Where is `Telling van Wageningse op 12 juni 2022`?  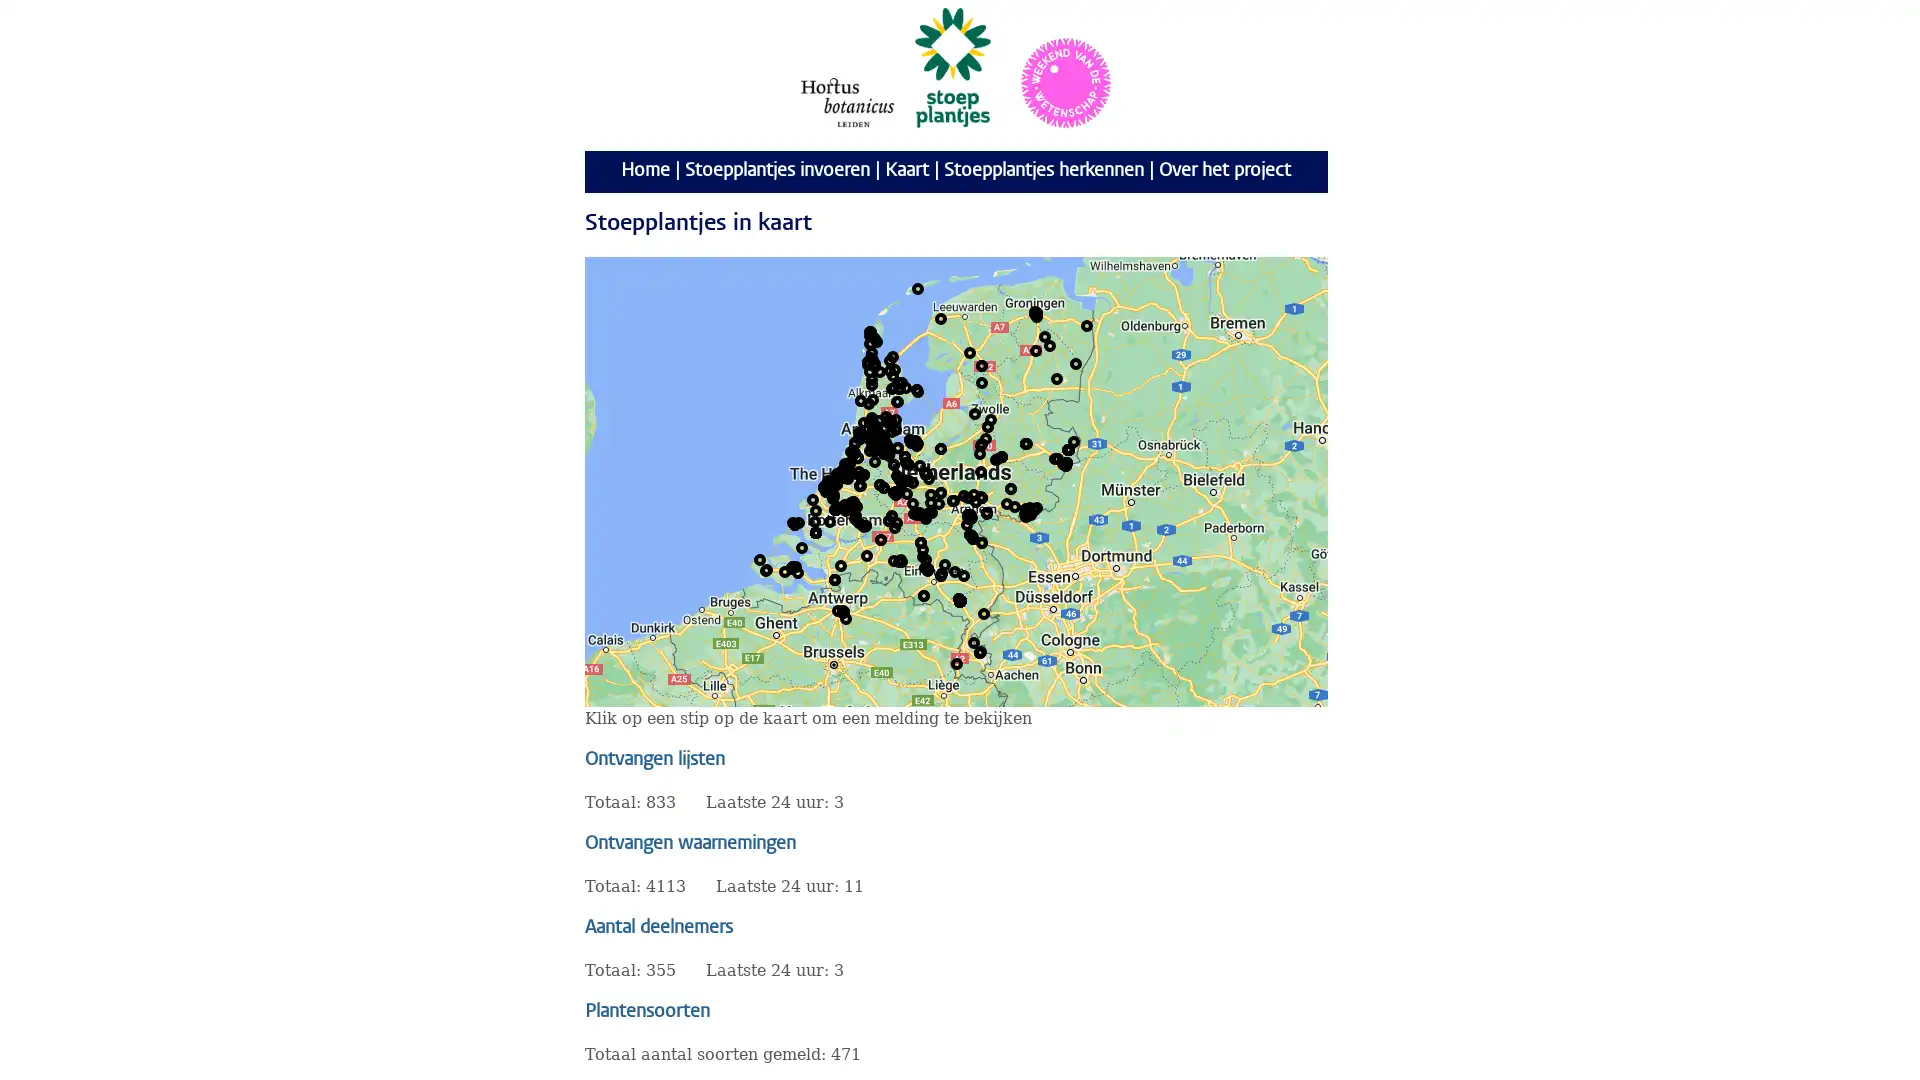 Telling van Wageningse op 12 juni 2022 is located at coordinates (952, 499).